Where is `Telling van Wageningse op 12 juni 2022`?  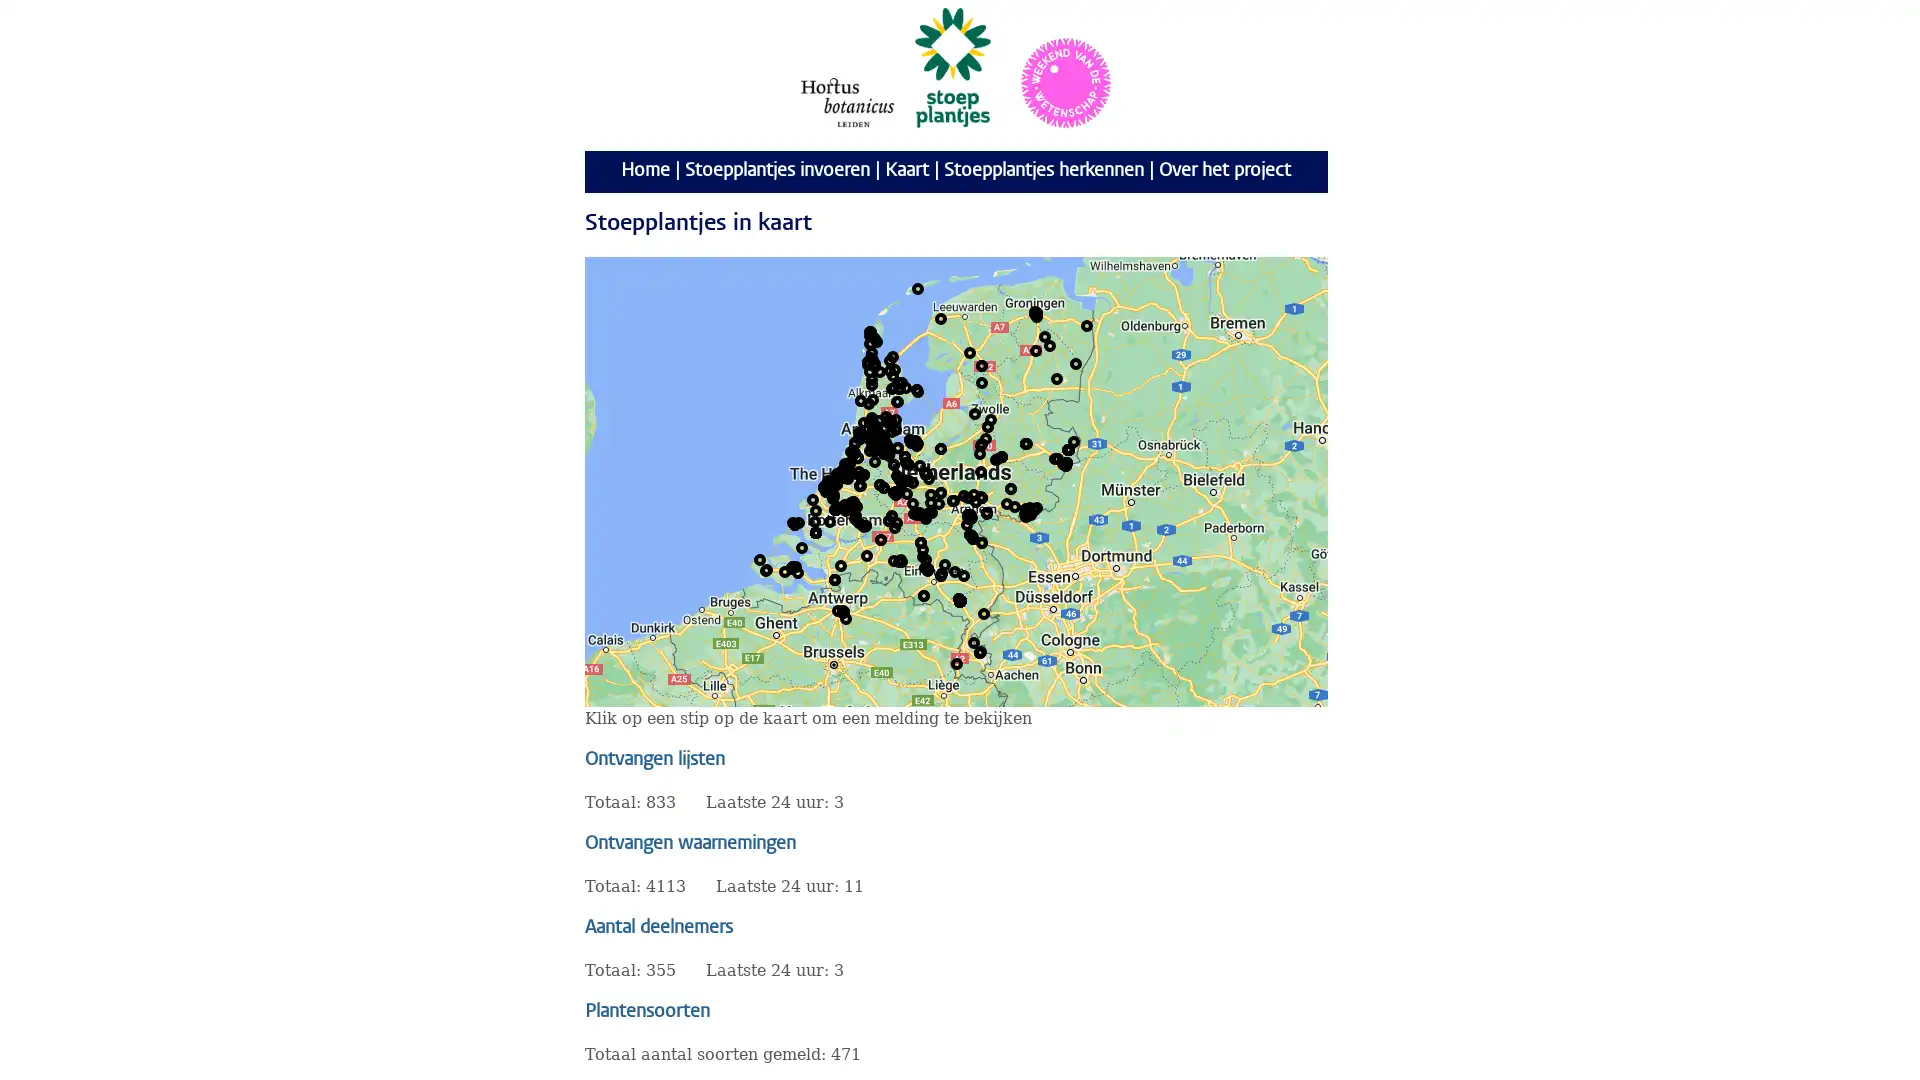 Telling van Wageningse op 12 juni 2022 is located at coordinates (952, 499).